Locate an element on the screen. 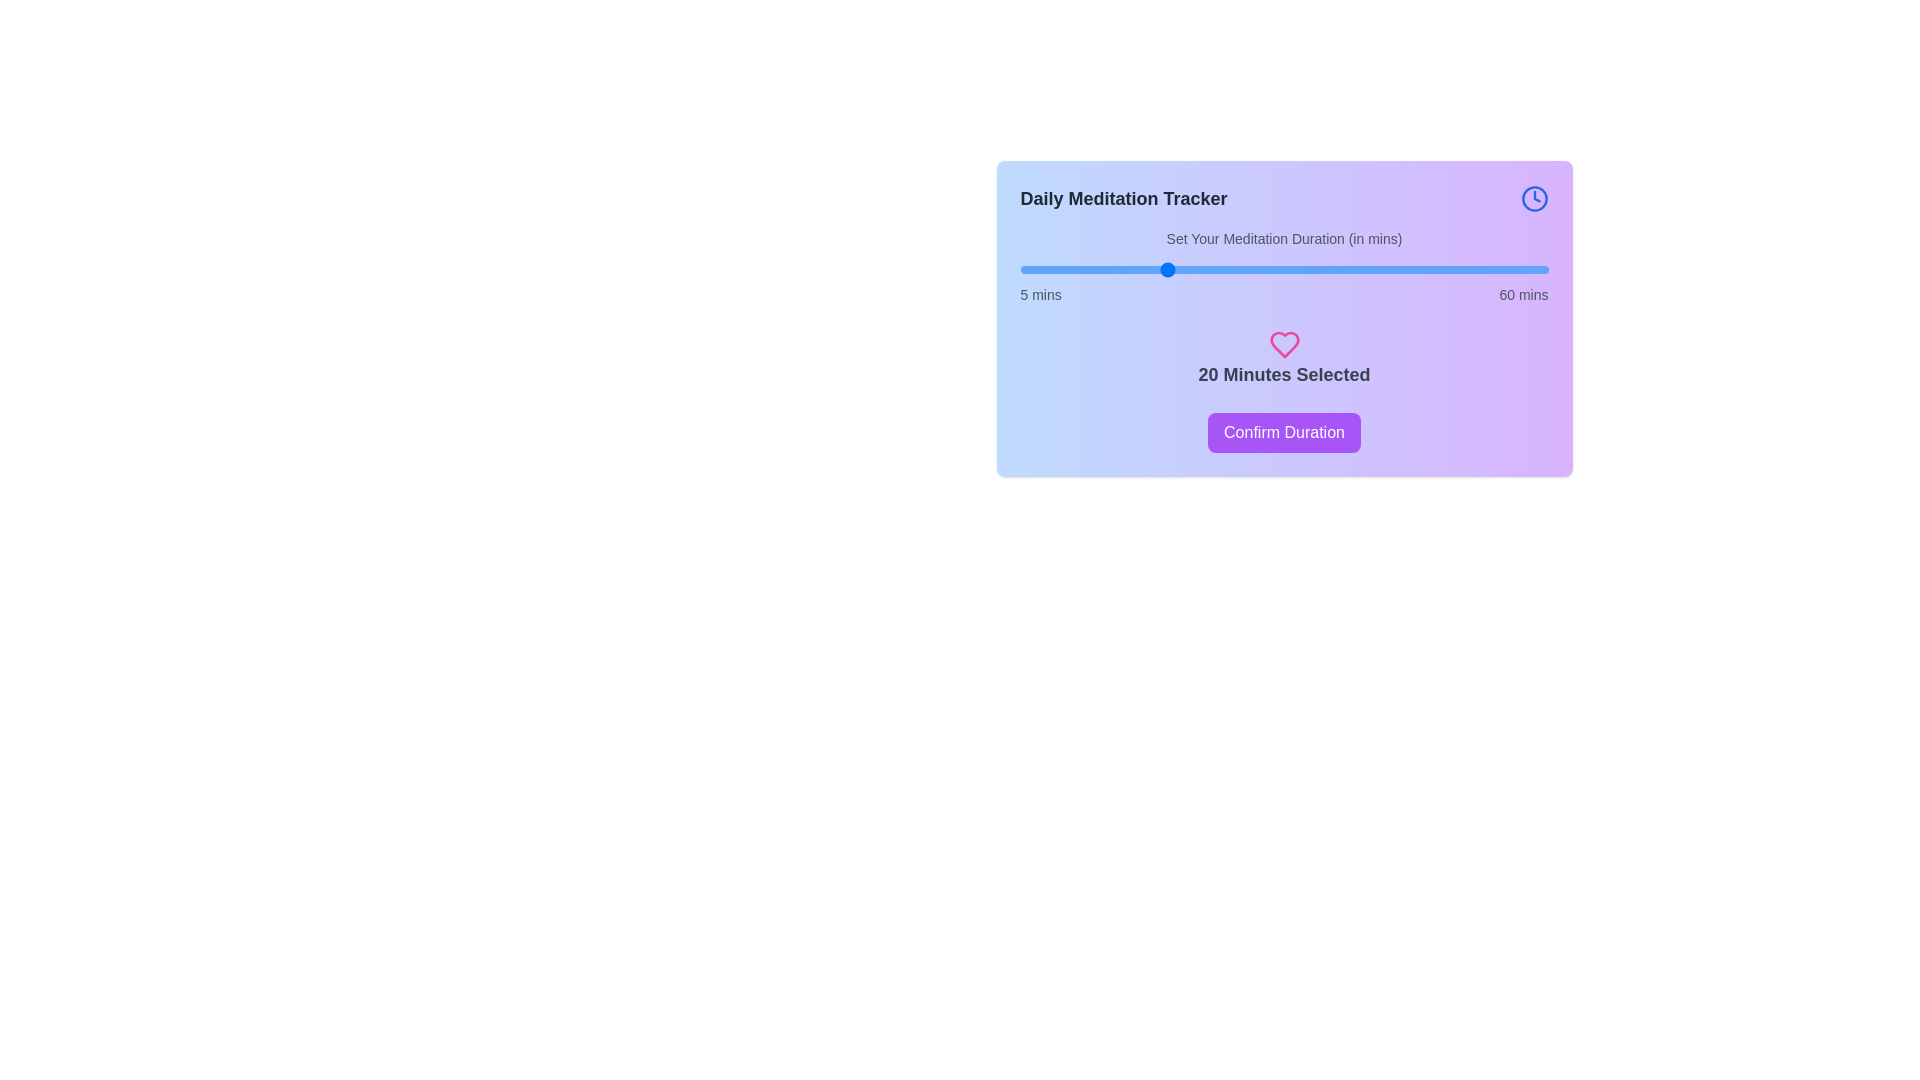  the meditation duration to 50 minutes using the slider is located at coordinates (1452, 270).